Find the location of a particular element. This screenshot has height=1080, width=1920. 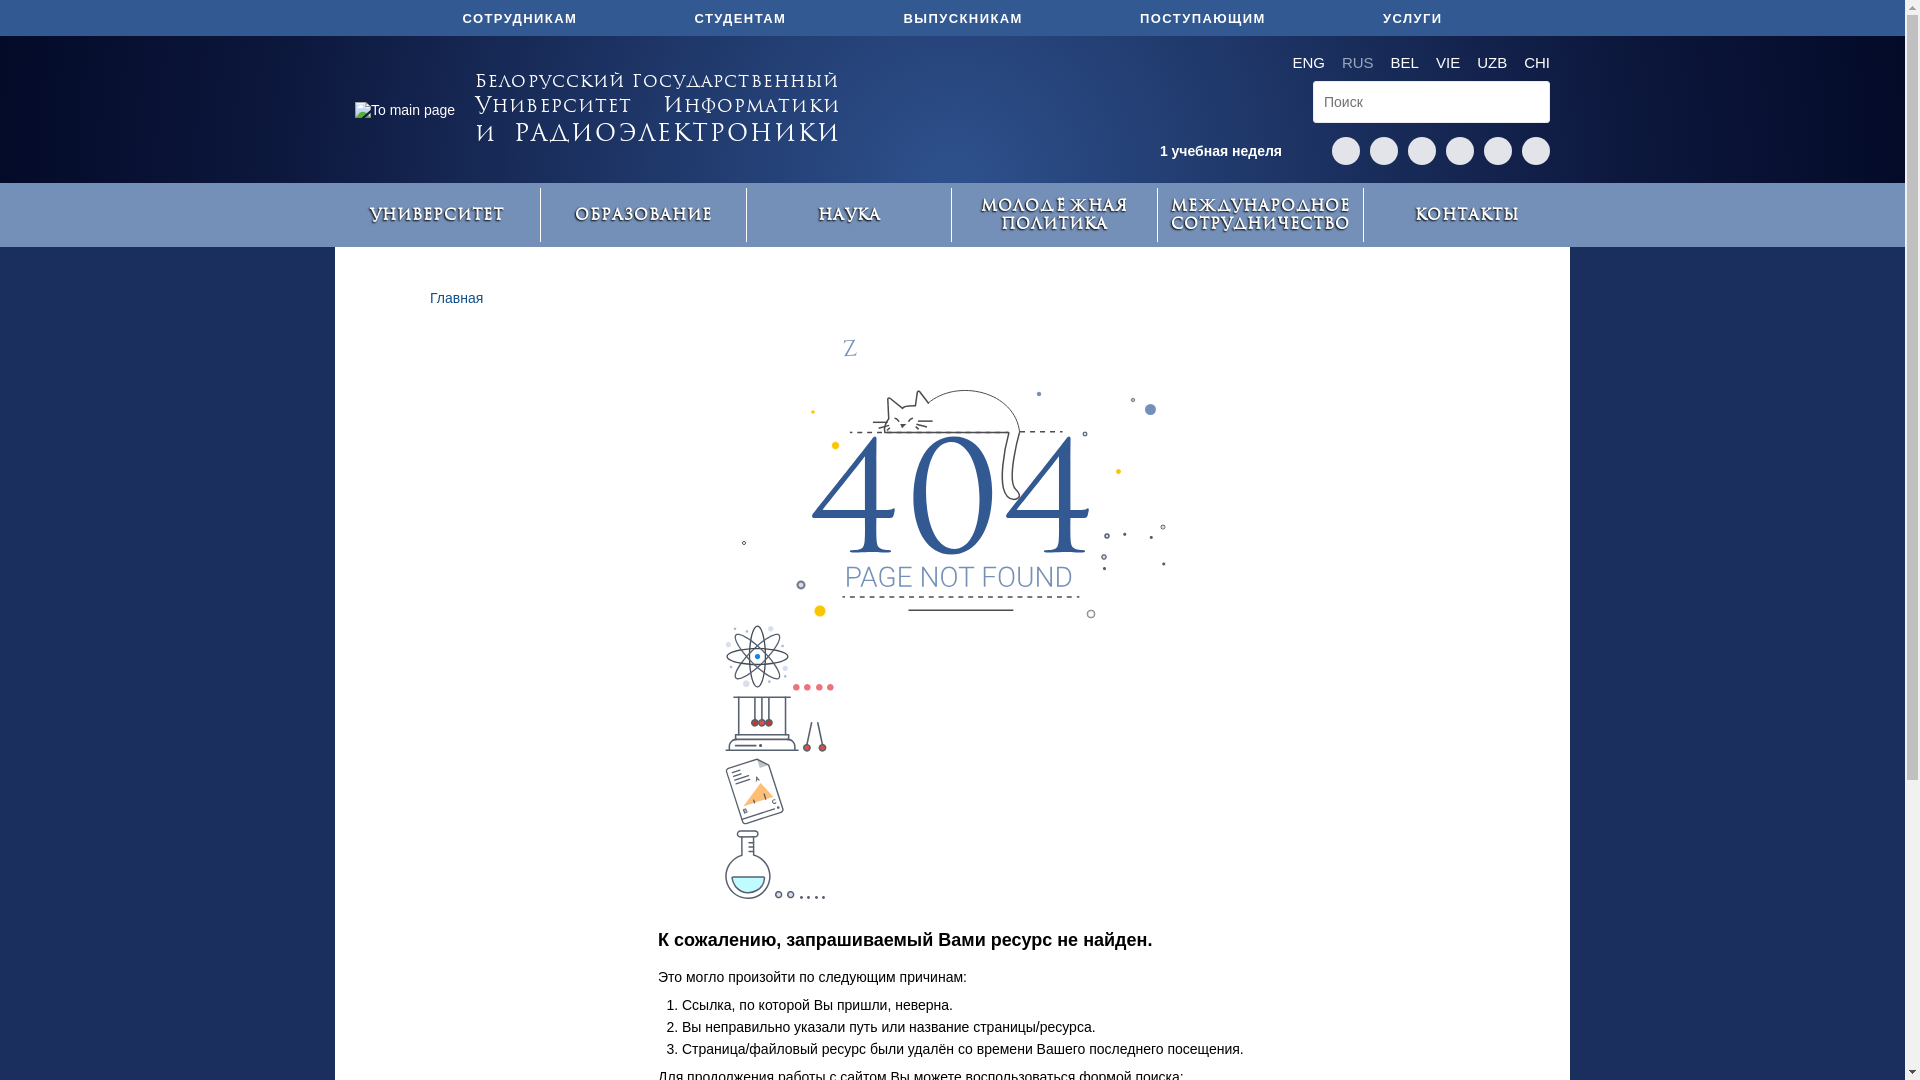

'BEL' is located at coordinates (1390, 61).